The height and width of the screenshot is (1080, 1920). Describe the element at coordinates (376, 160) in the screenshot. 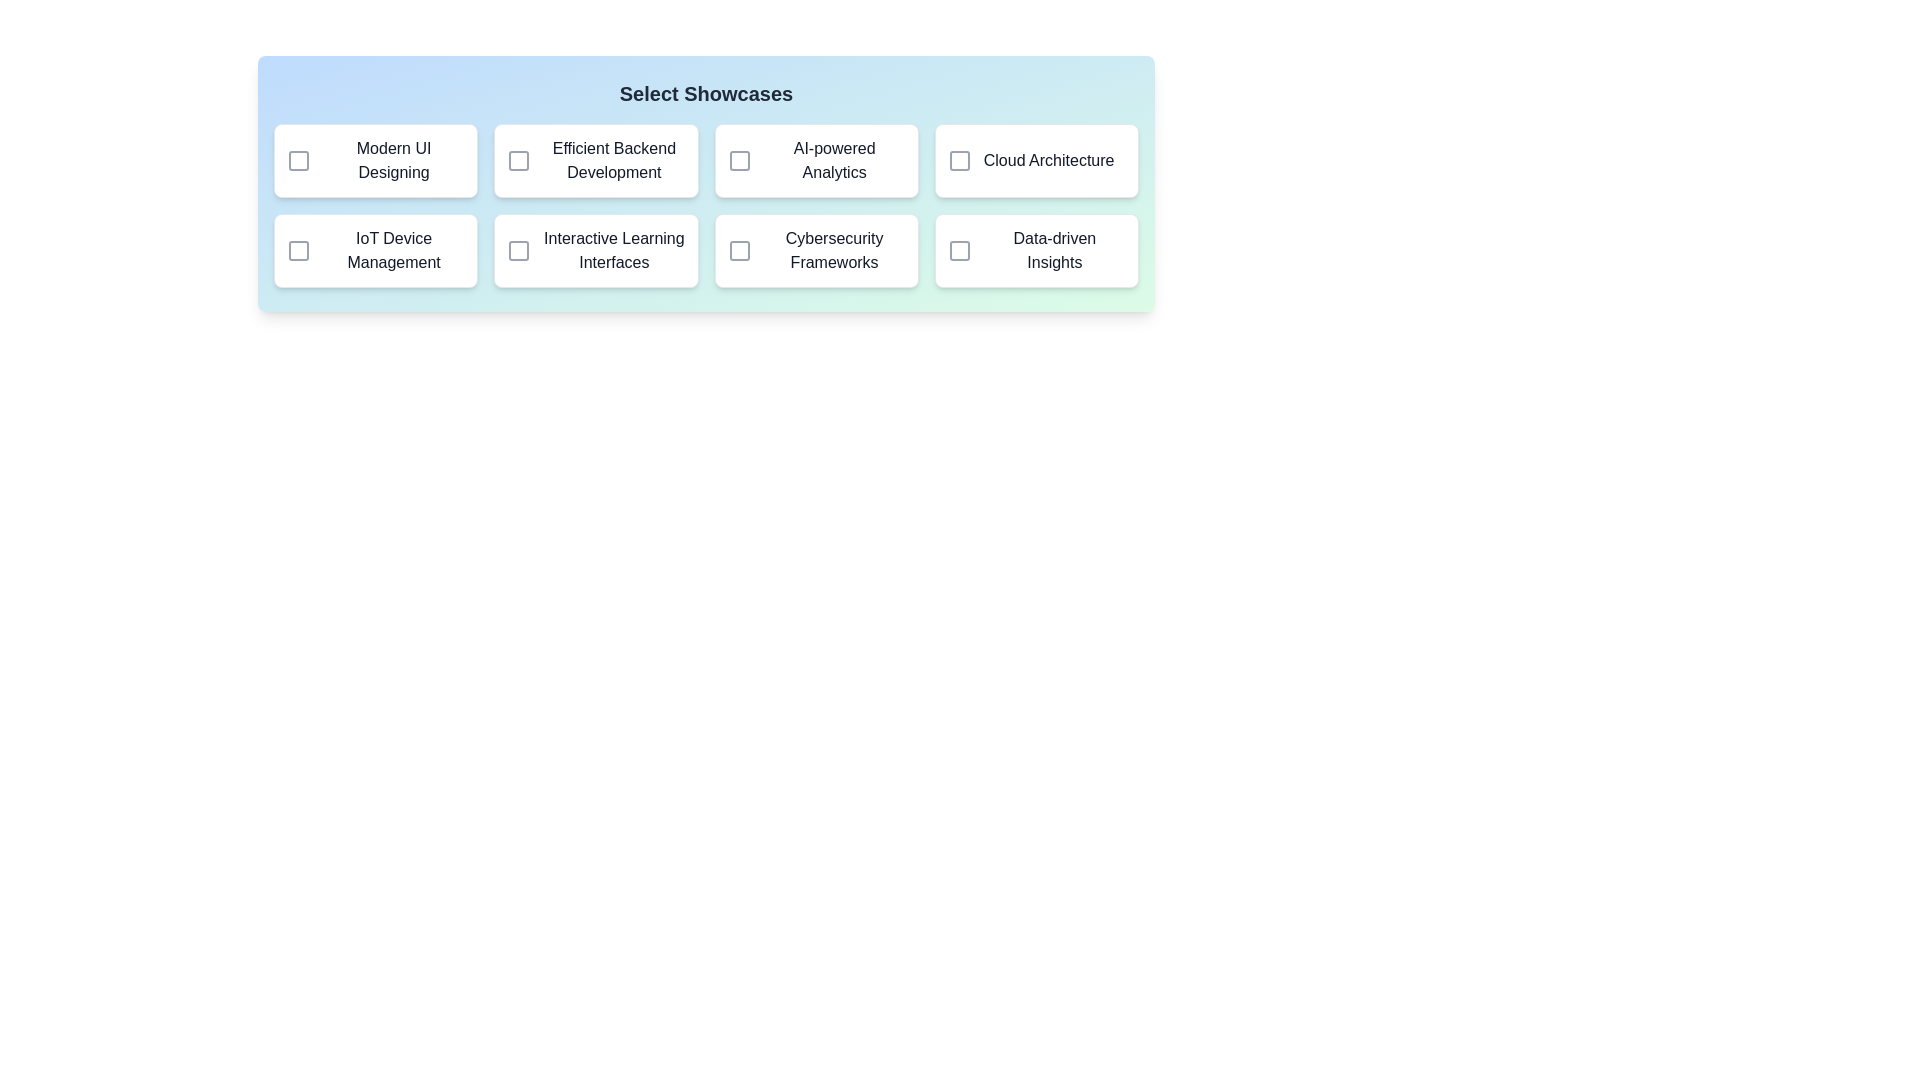

I see `the showcase item labeled 'Modern UI Designing' to observe the hover effect` at that location.